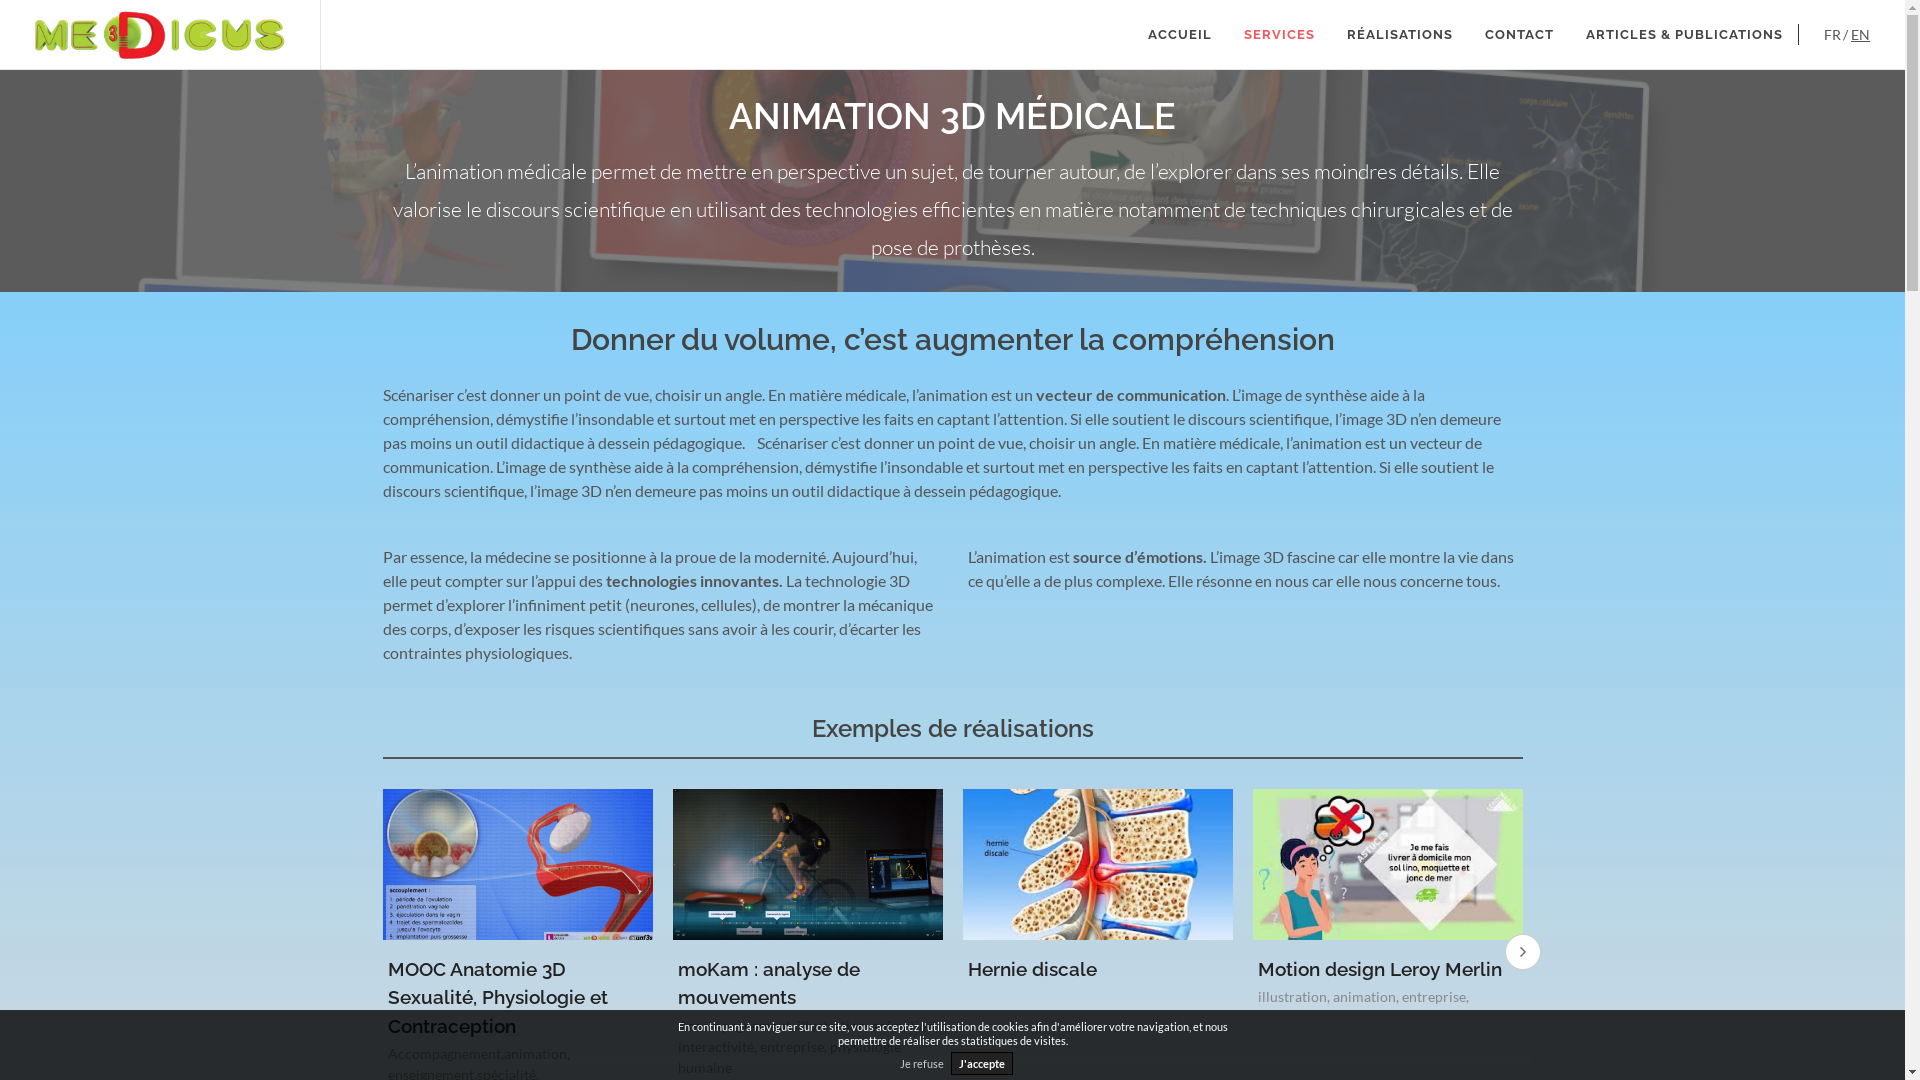  What do you see at coordinates (1519, 34) in the screenshot?
I see `'CONTACT'` at bounding box center [1519, 34].